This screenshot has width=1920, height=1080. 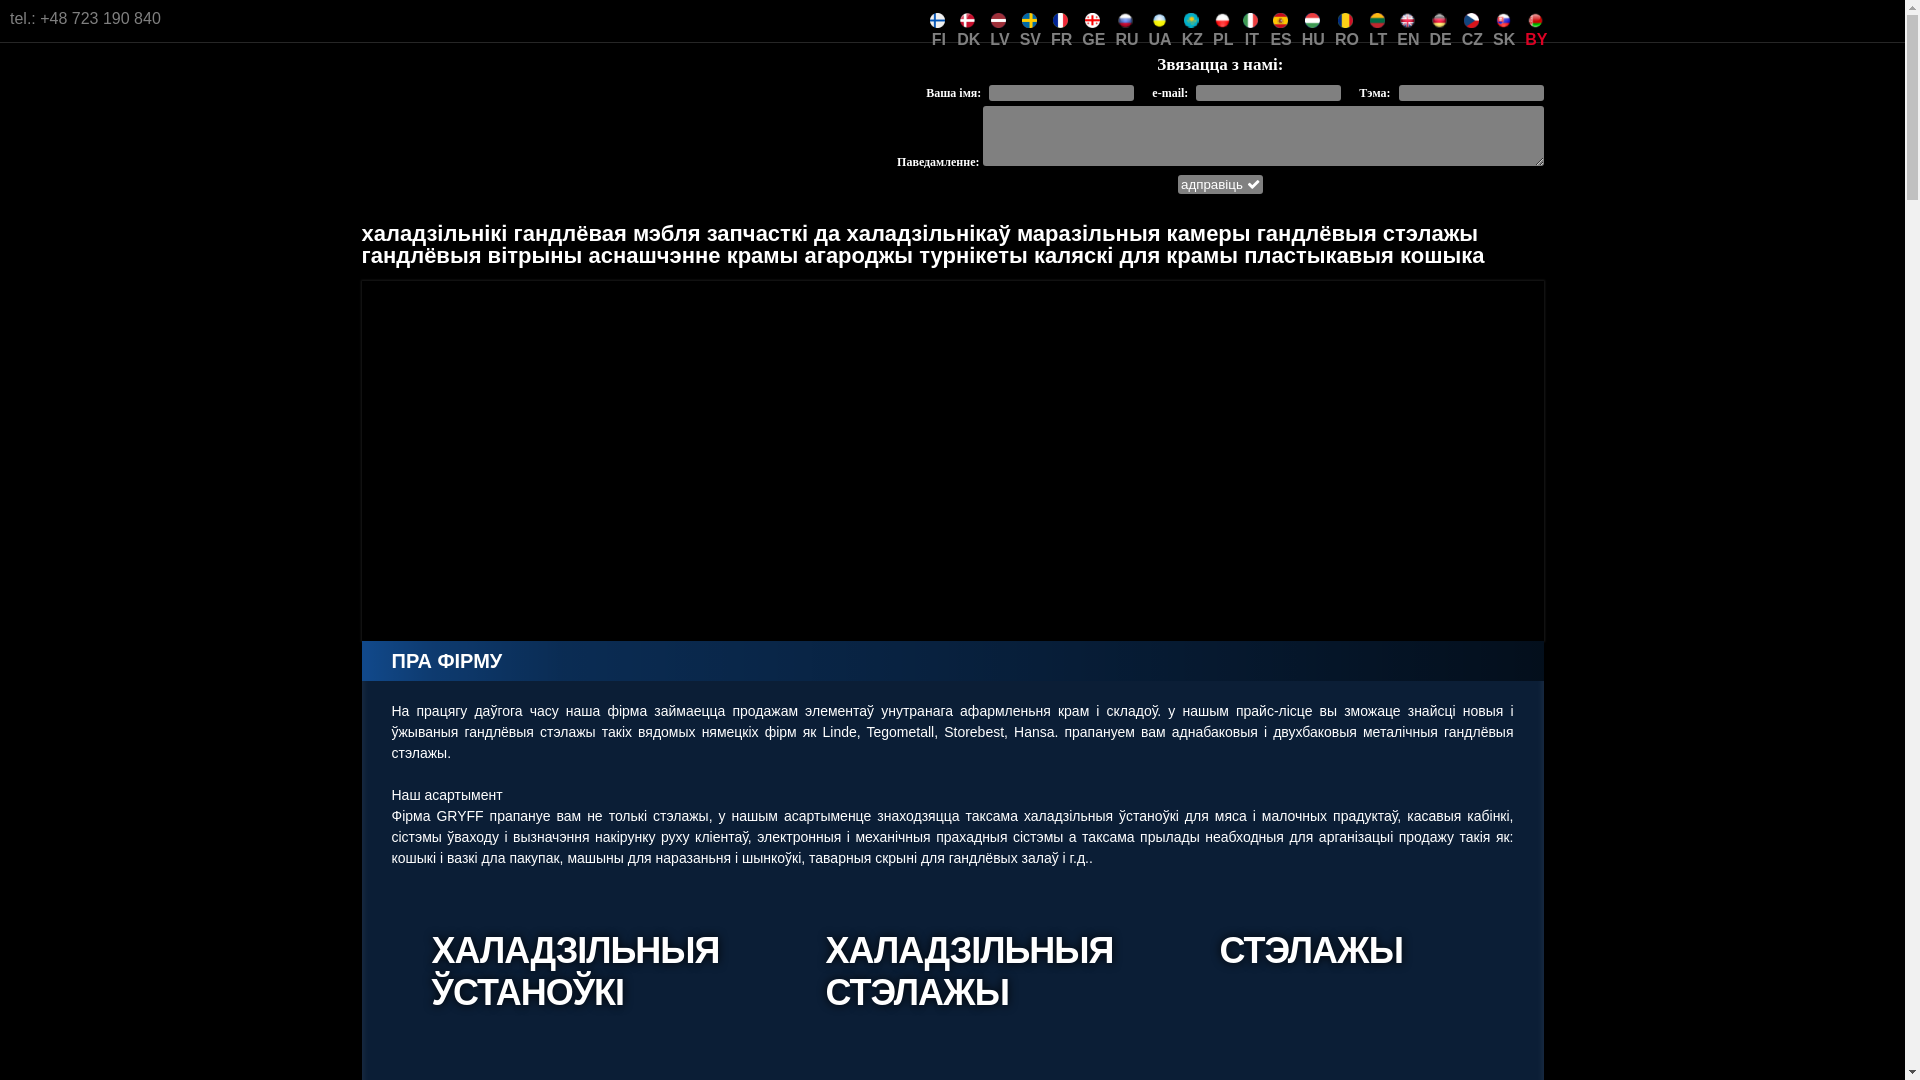 What do you see at coordinates (1376, 19) in the screenshot?
I see `'LT'` at bounding box center [1376, 19].